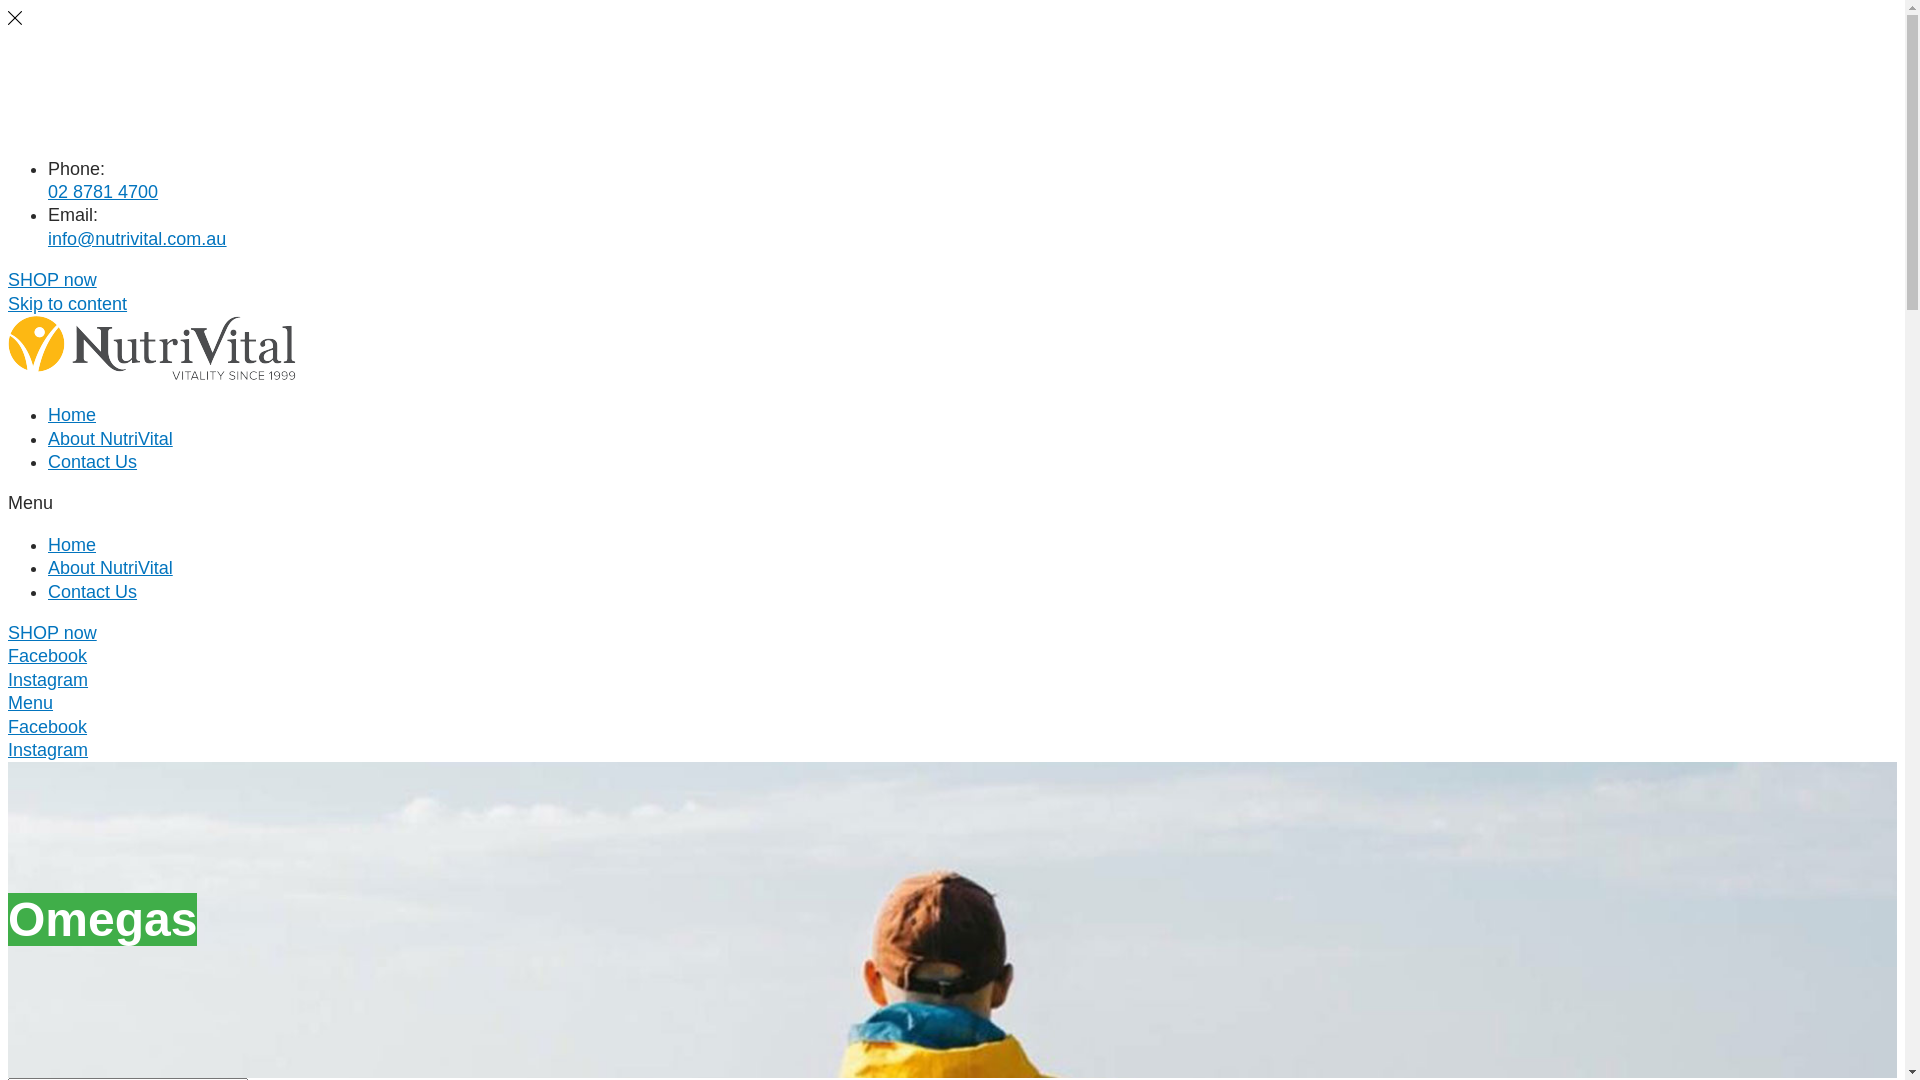 This screenshot has width=1920, height=1080. Describe the element at coordinates (67, 304) in the screenshot. I see `'Skip to content'` at that location.